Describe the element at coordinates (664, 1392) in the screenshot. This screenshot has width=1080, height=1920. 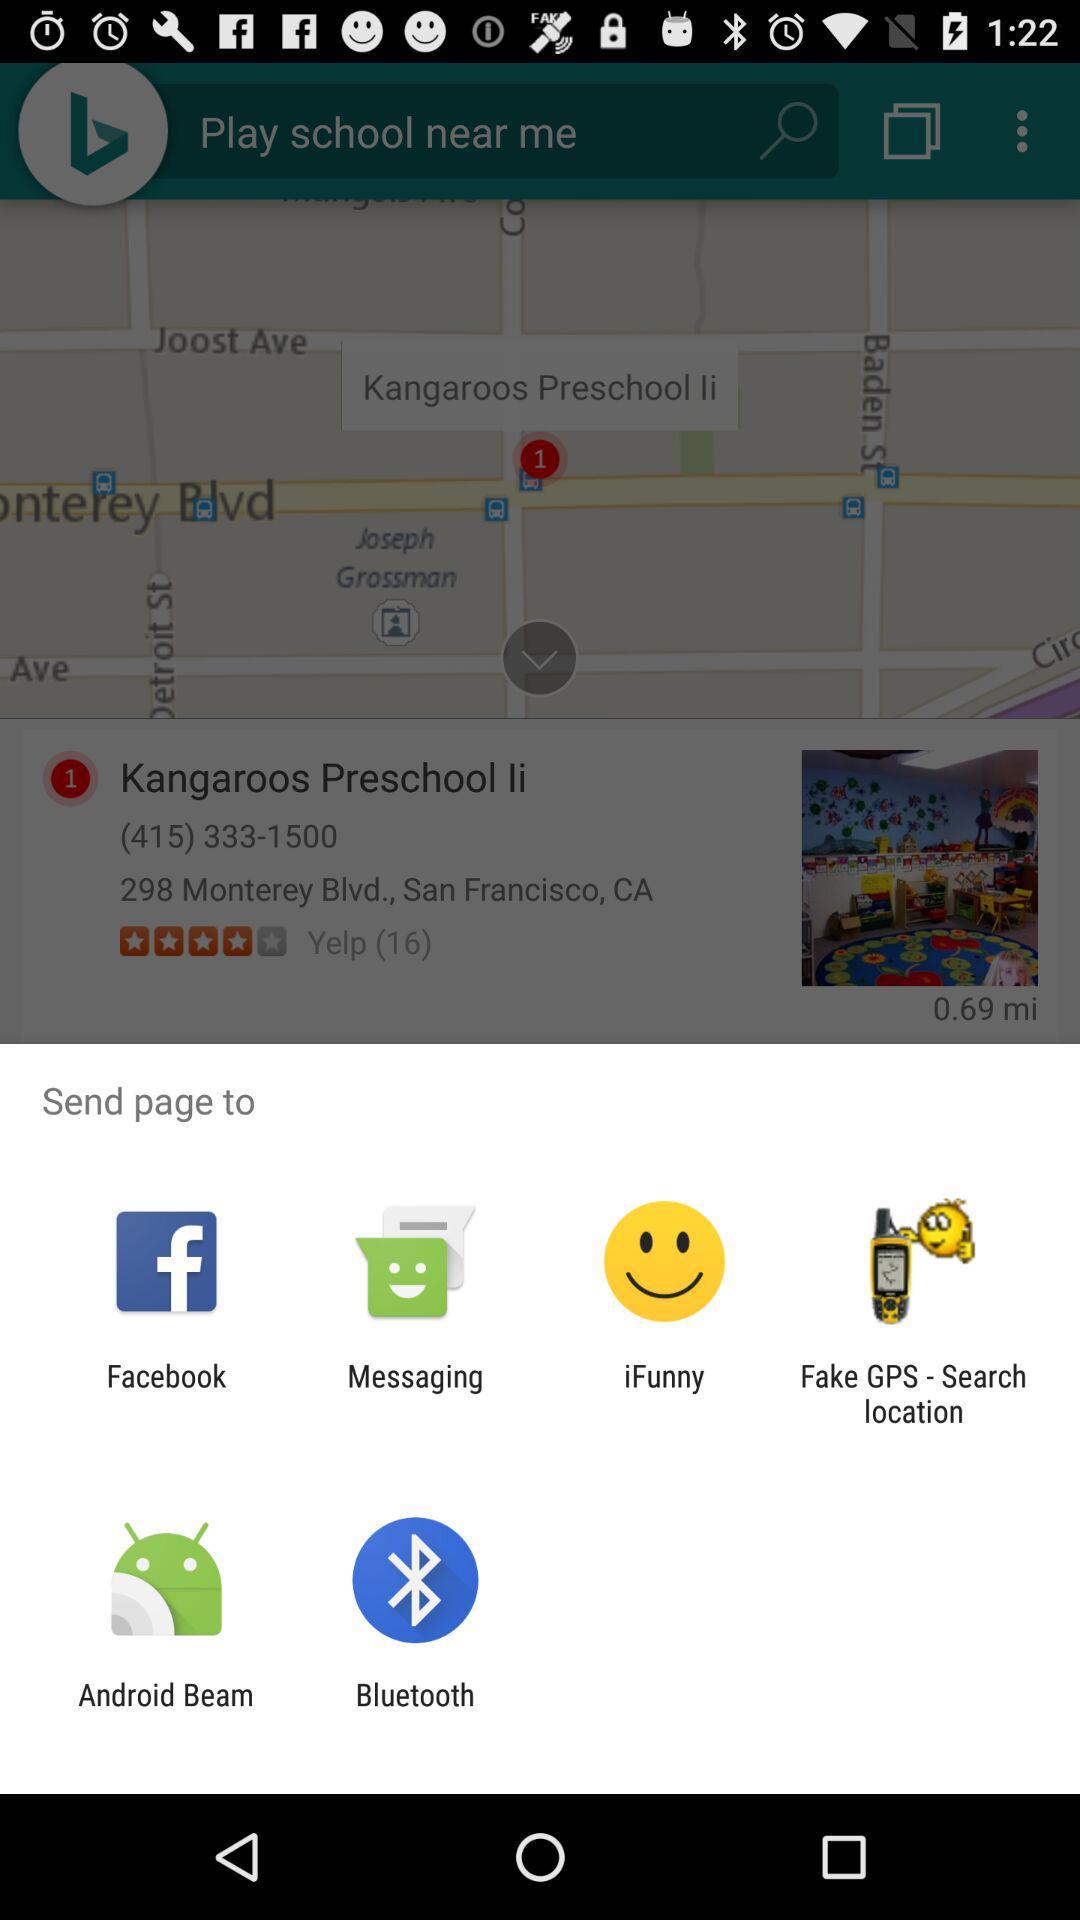
I see `app to the left of fake gps search item` at that location.